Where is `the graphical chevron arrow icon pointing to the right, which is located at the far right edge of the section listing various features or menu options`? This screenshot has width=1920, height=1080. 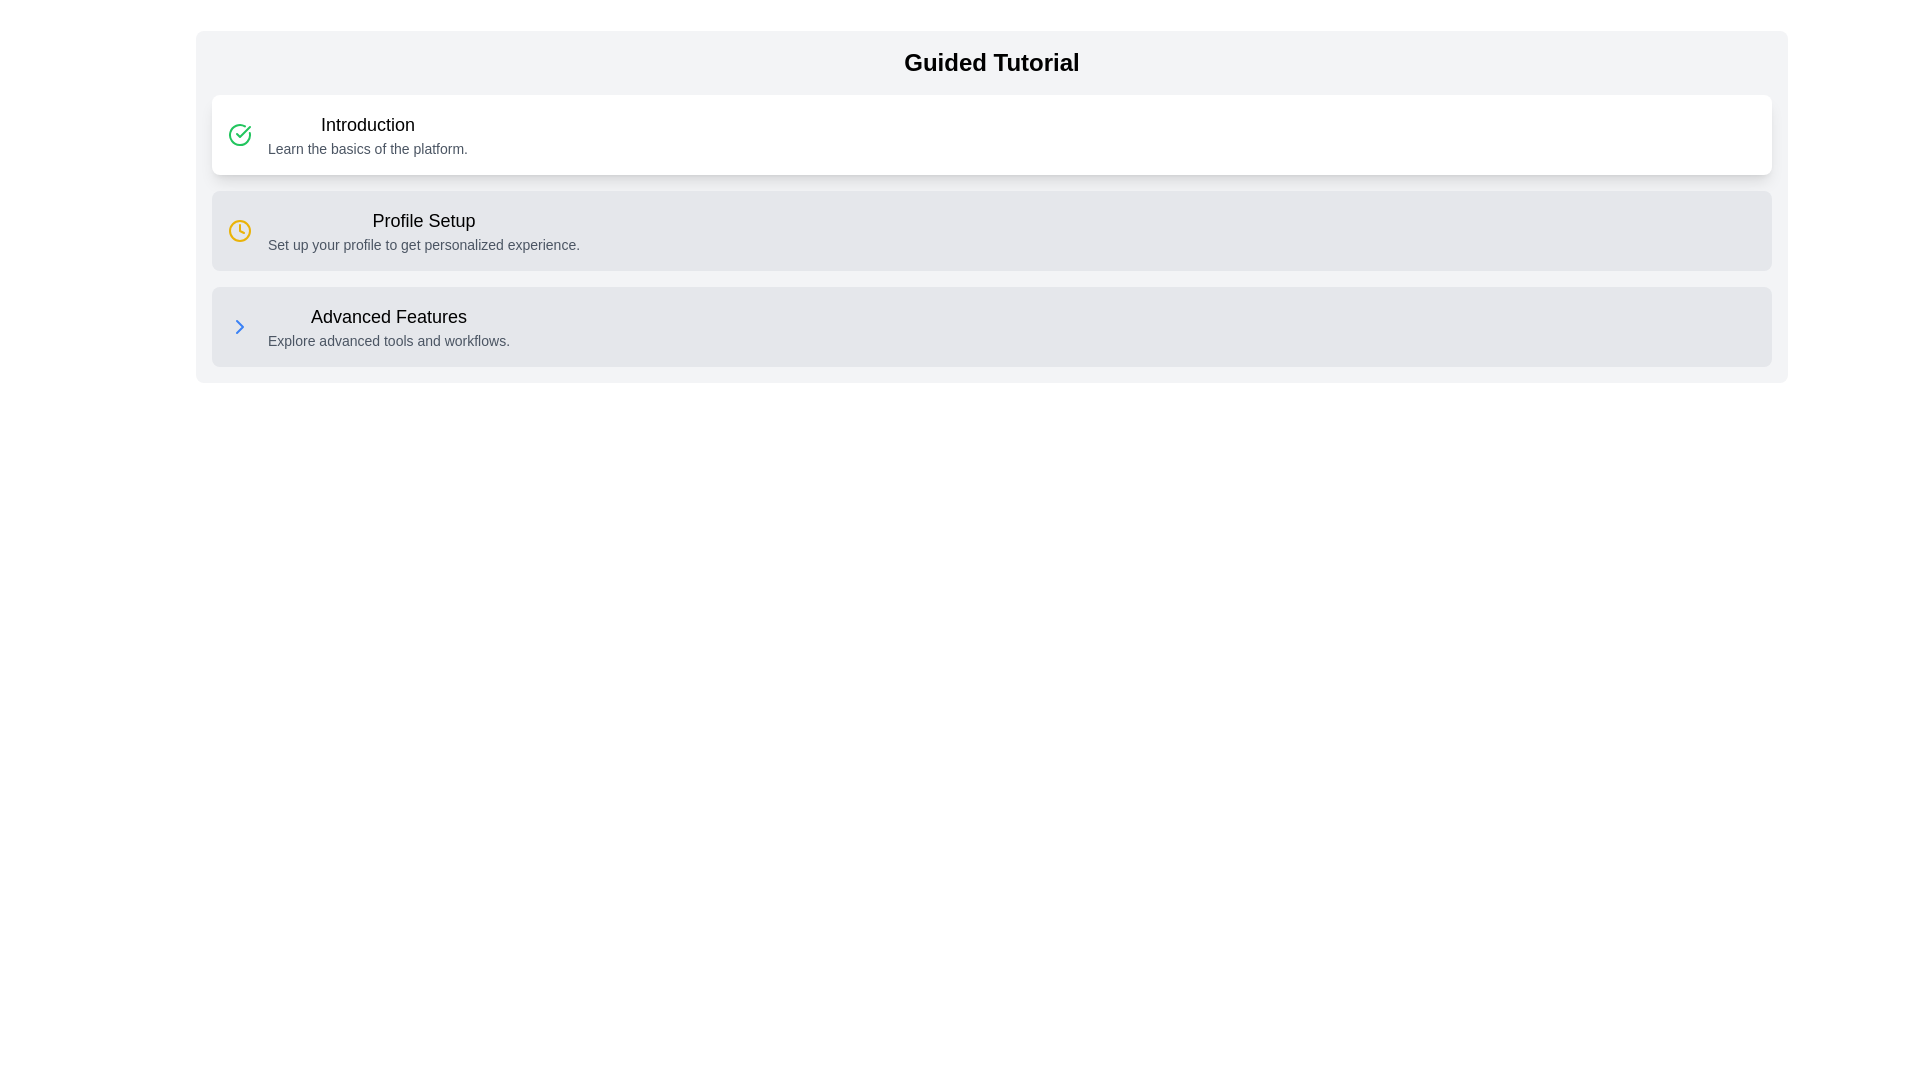 the graphical chevron arrow icon pointing to the right, which is located at the far right edge of the section listing various features or menu options is located at coordinates (240, 326).